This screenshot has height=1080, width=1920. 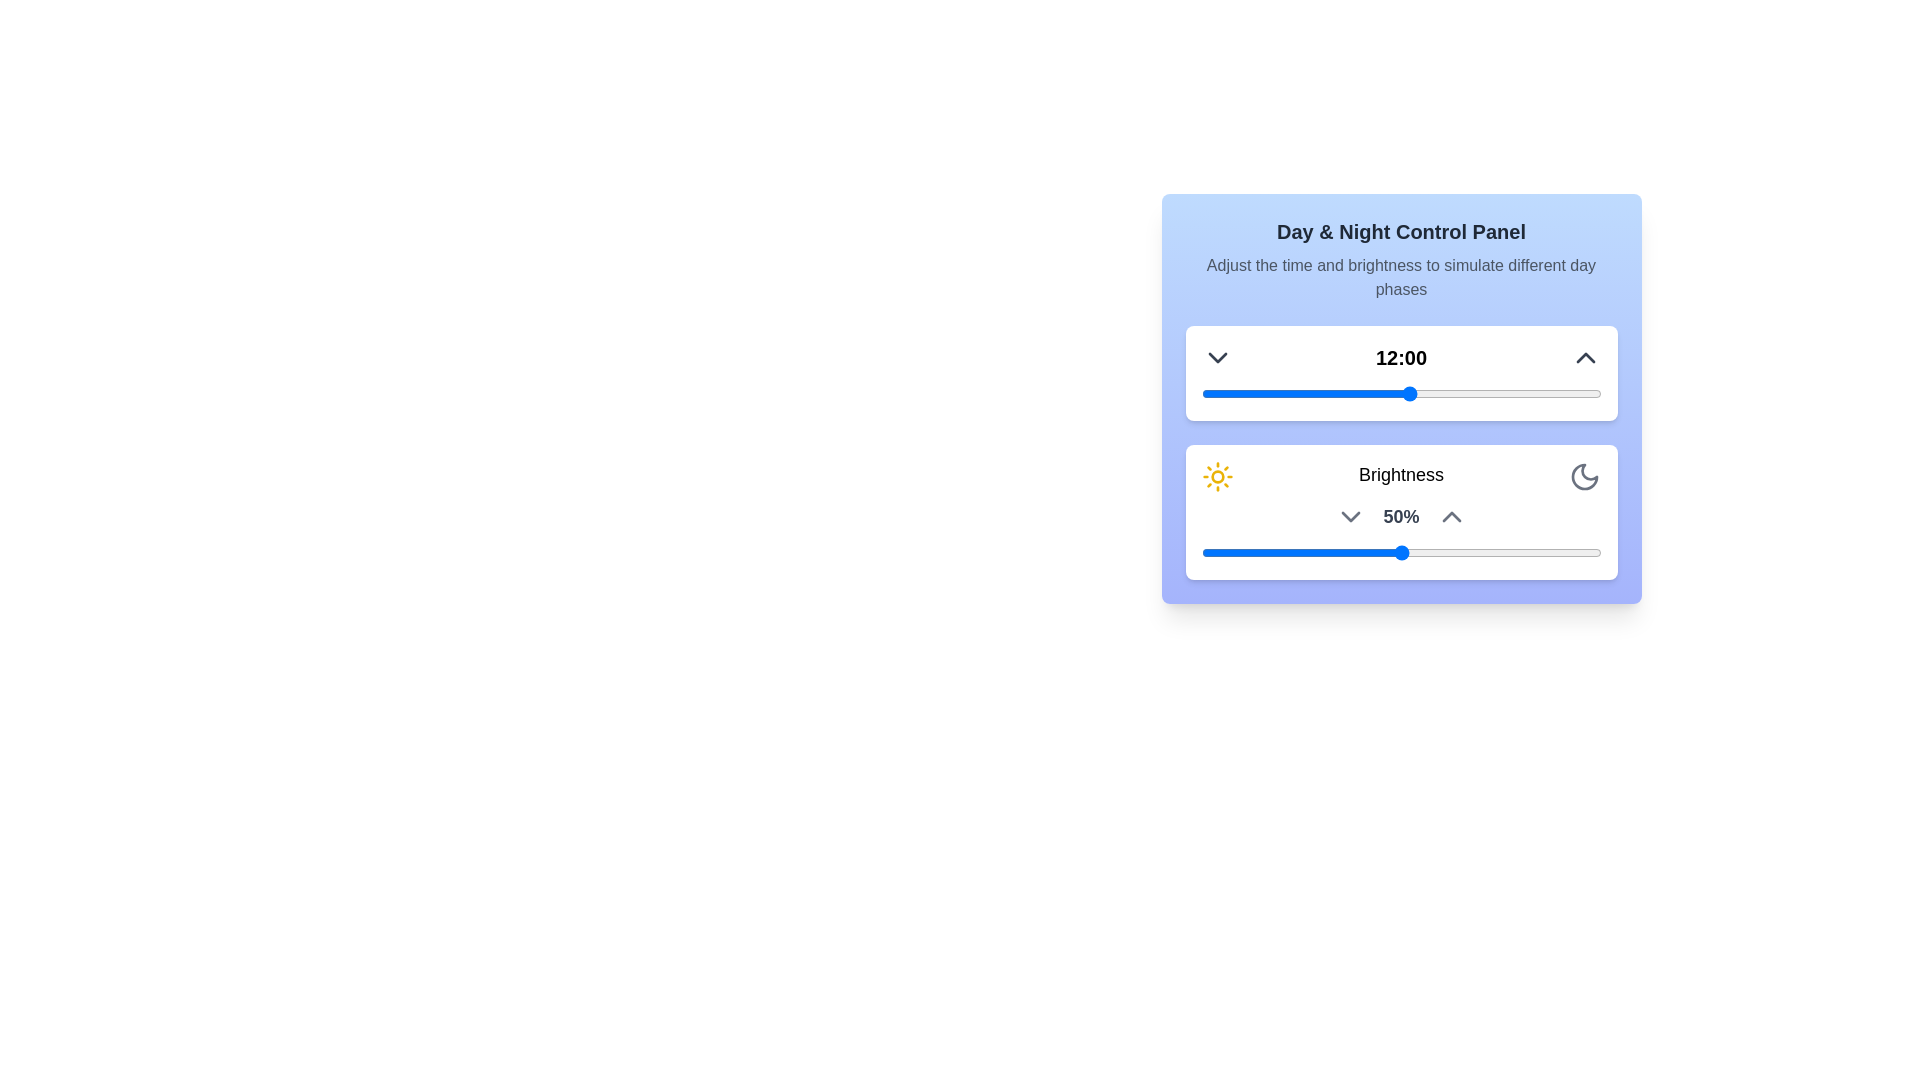 What do you see at coordinates (1351, 515) in the screenshot?
I see `the downward-pointing gray chevron icon next to the '50%' text` at bounding box center [1351, 515].